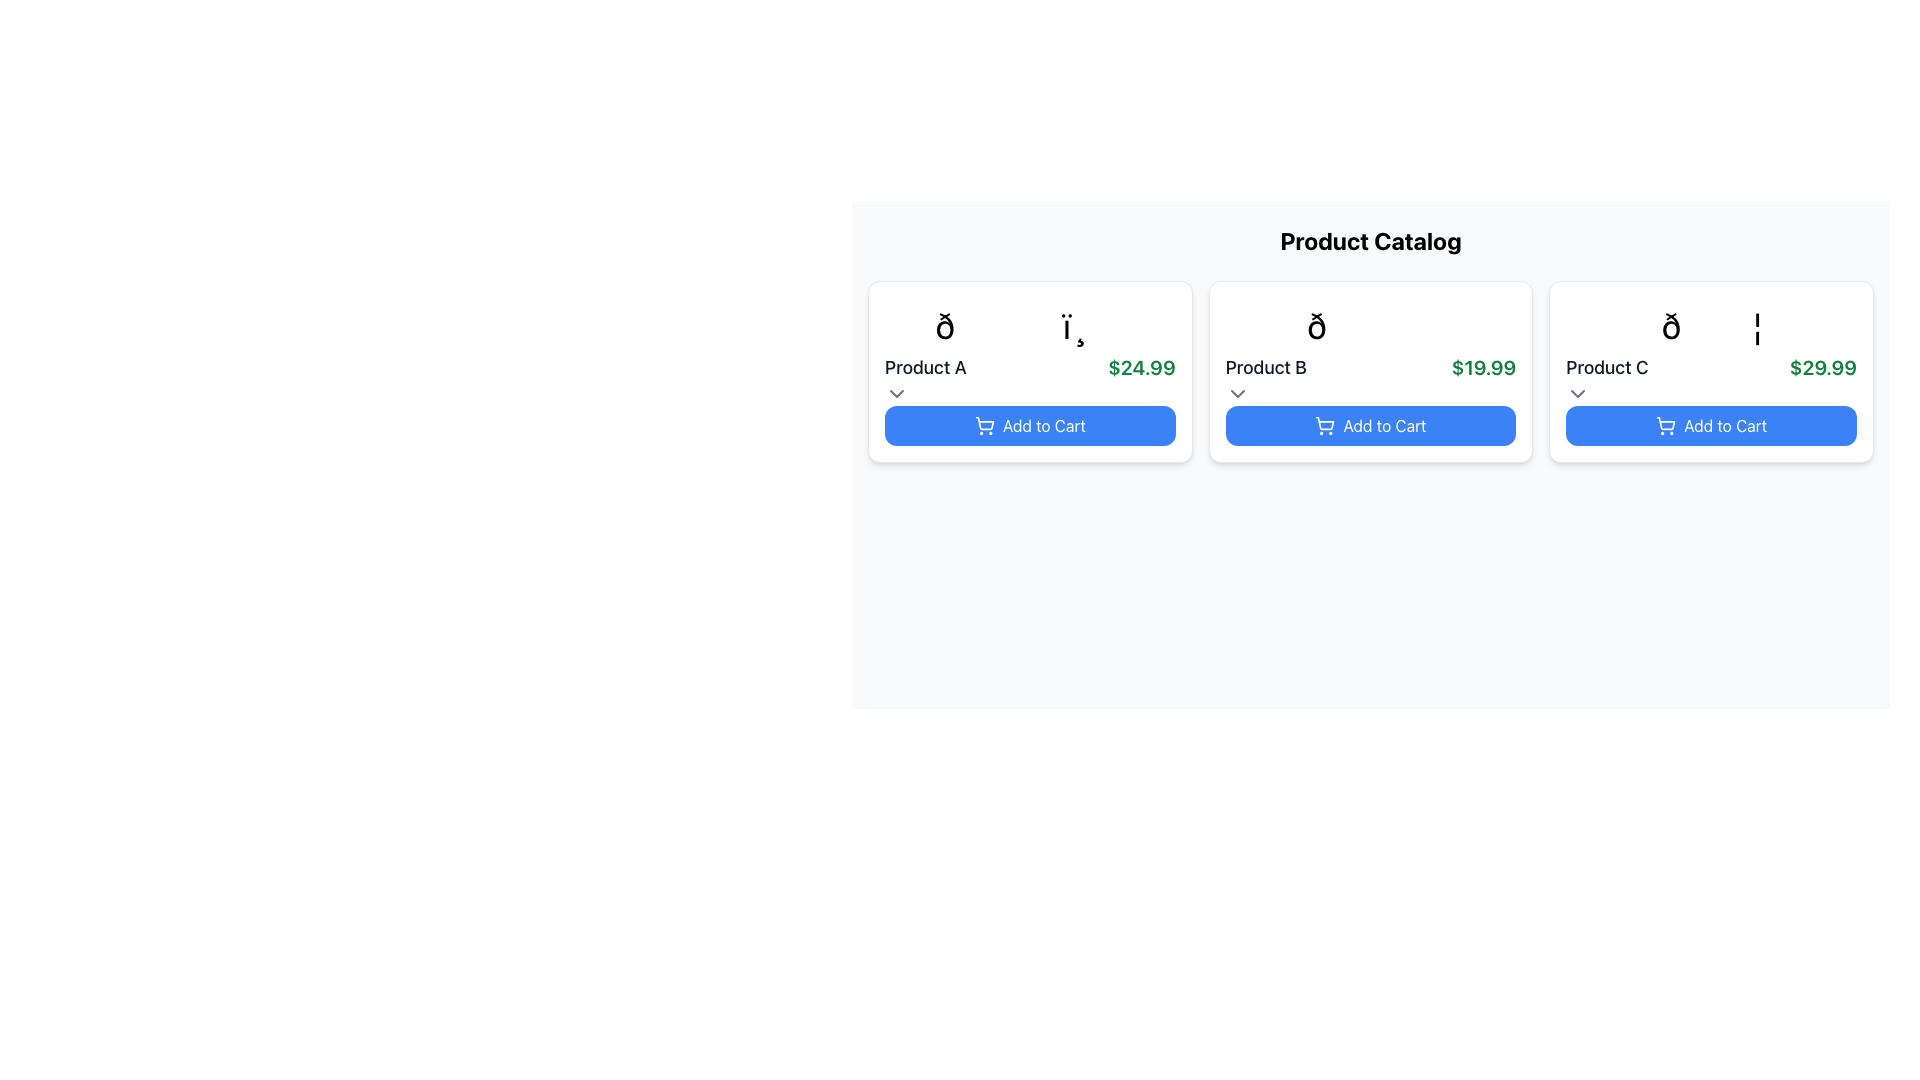 This screenshot has height=1080, width=1920. What do you see at coordinates (1607, 367) in the screenshot?
I see `the Text Label that serves as the title for the product in the third card of the 'Product Catalog', positioned beneath an icon and above pricing information` at bounding box center [1607, 367].